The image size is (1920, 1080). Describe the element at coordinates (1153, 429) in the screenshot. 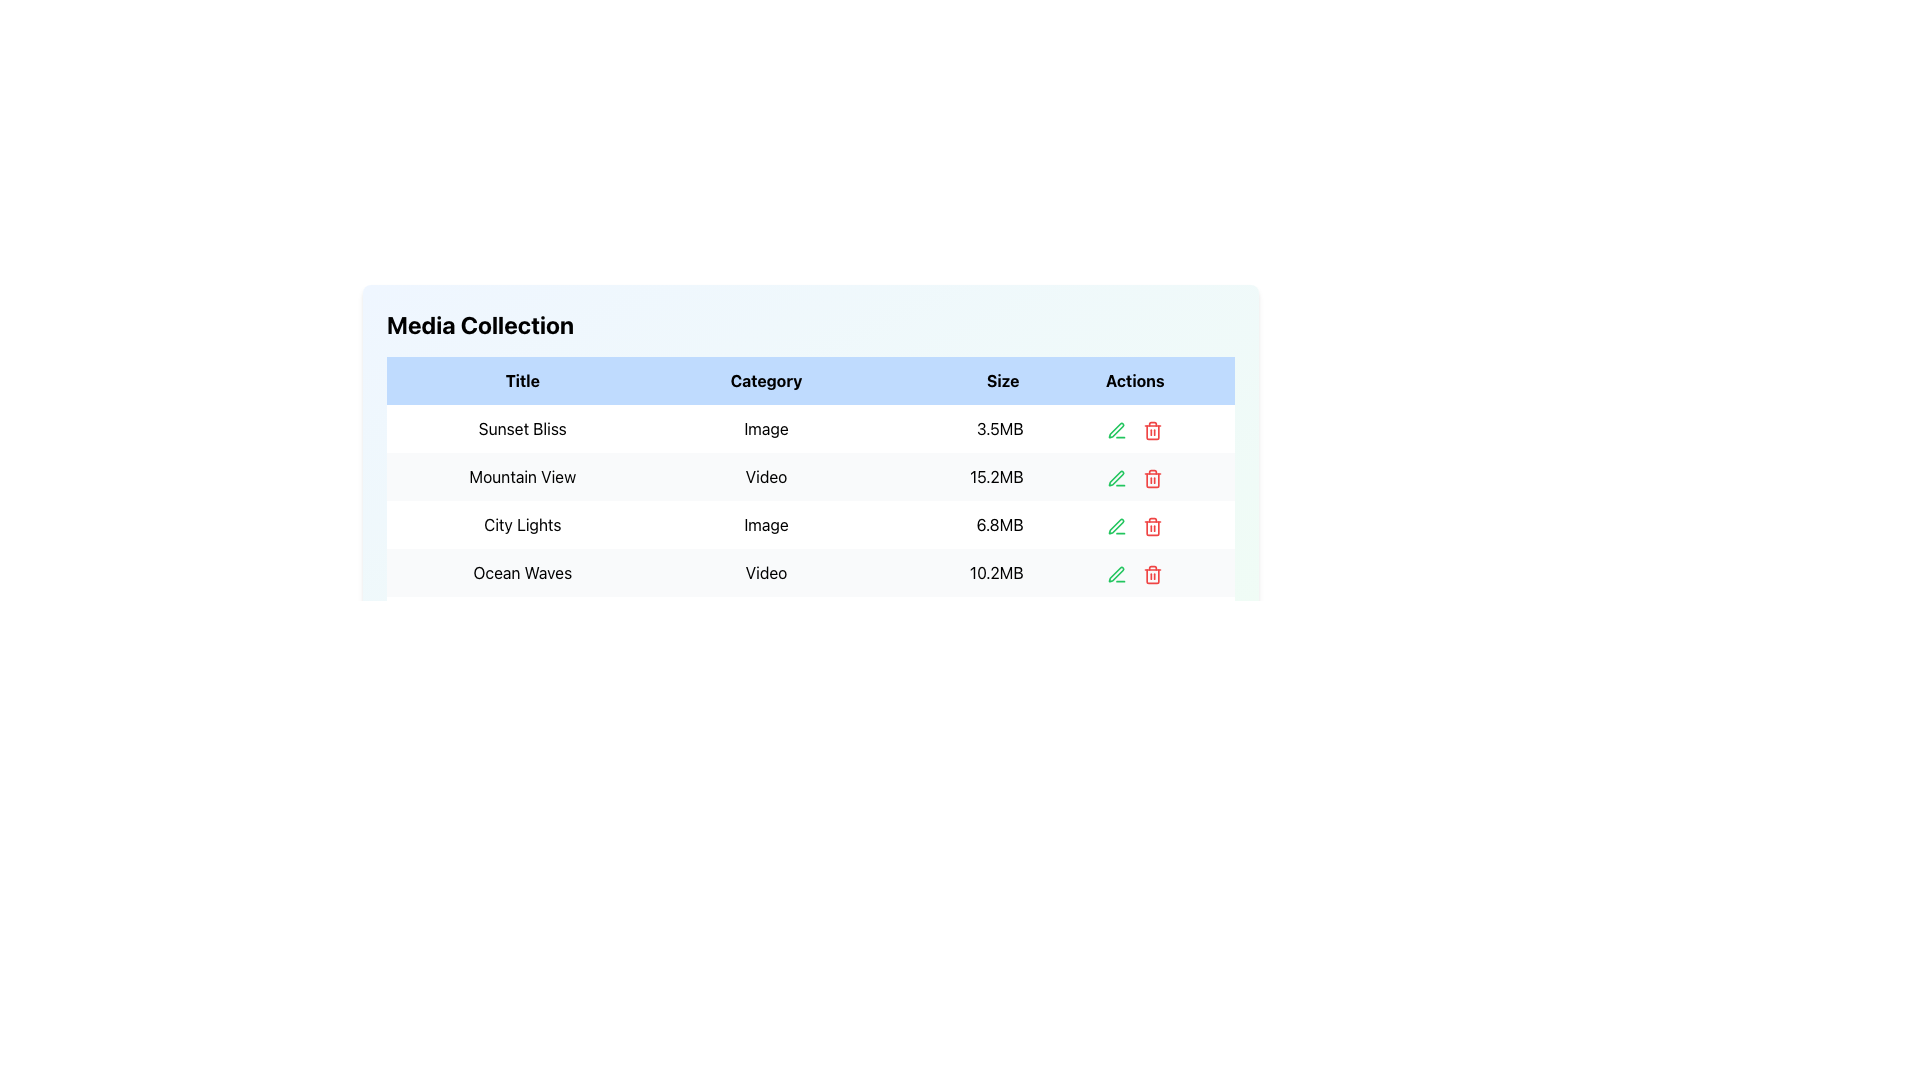

I see `the red trash bin icon button in the 'Actions' column for the first item 'Sunset Bliss'` at that location.